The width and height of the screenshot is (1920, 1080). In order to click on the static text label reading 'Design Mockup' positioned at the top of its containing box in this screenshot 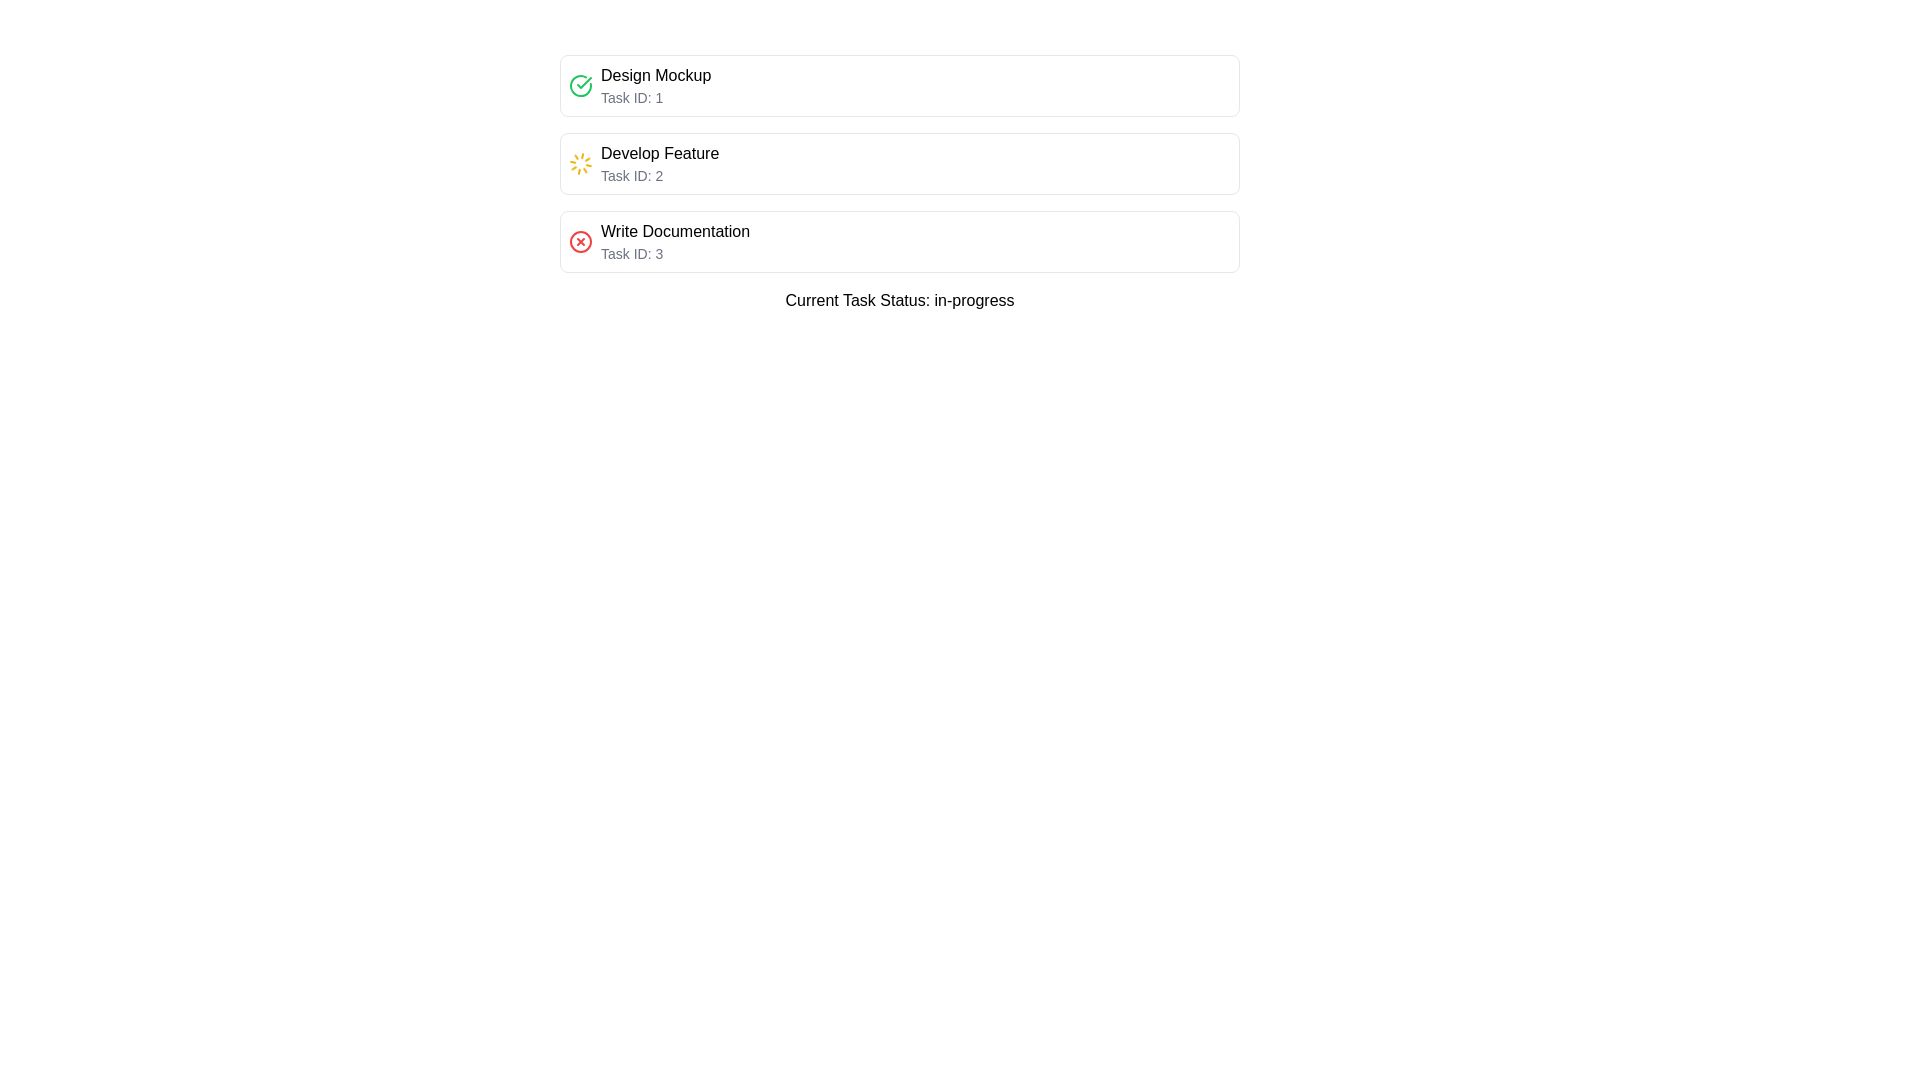, I will do `click(656, 75)`.